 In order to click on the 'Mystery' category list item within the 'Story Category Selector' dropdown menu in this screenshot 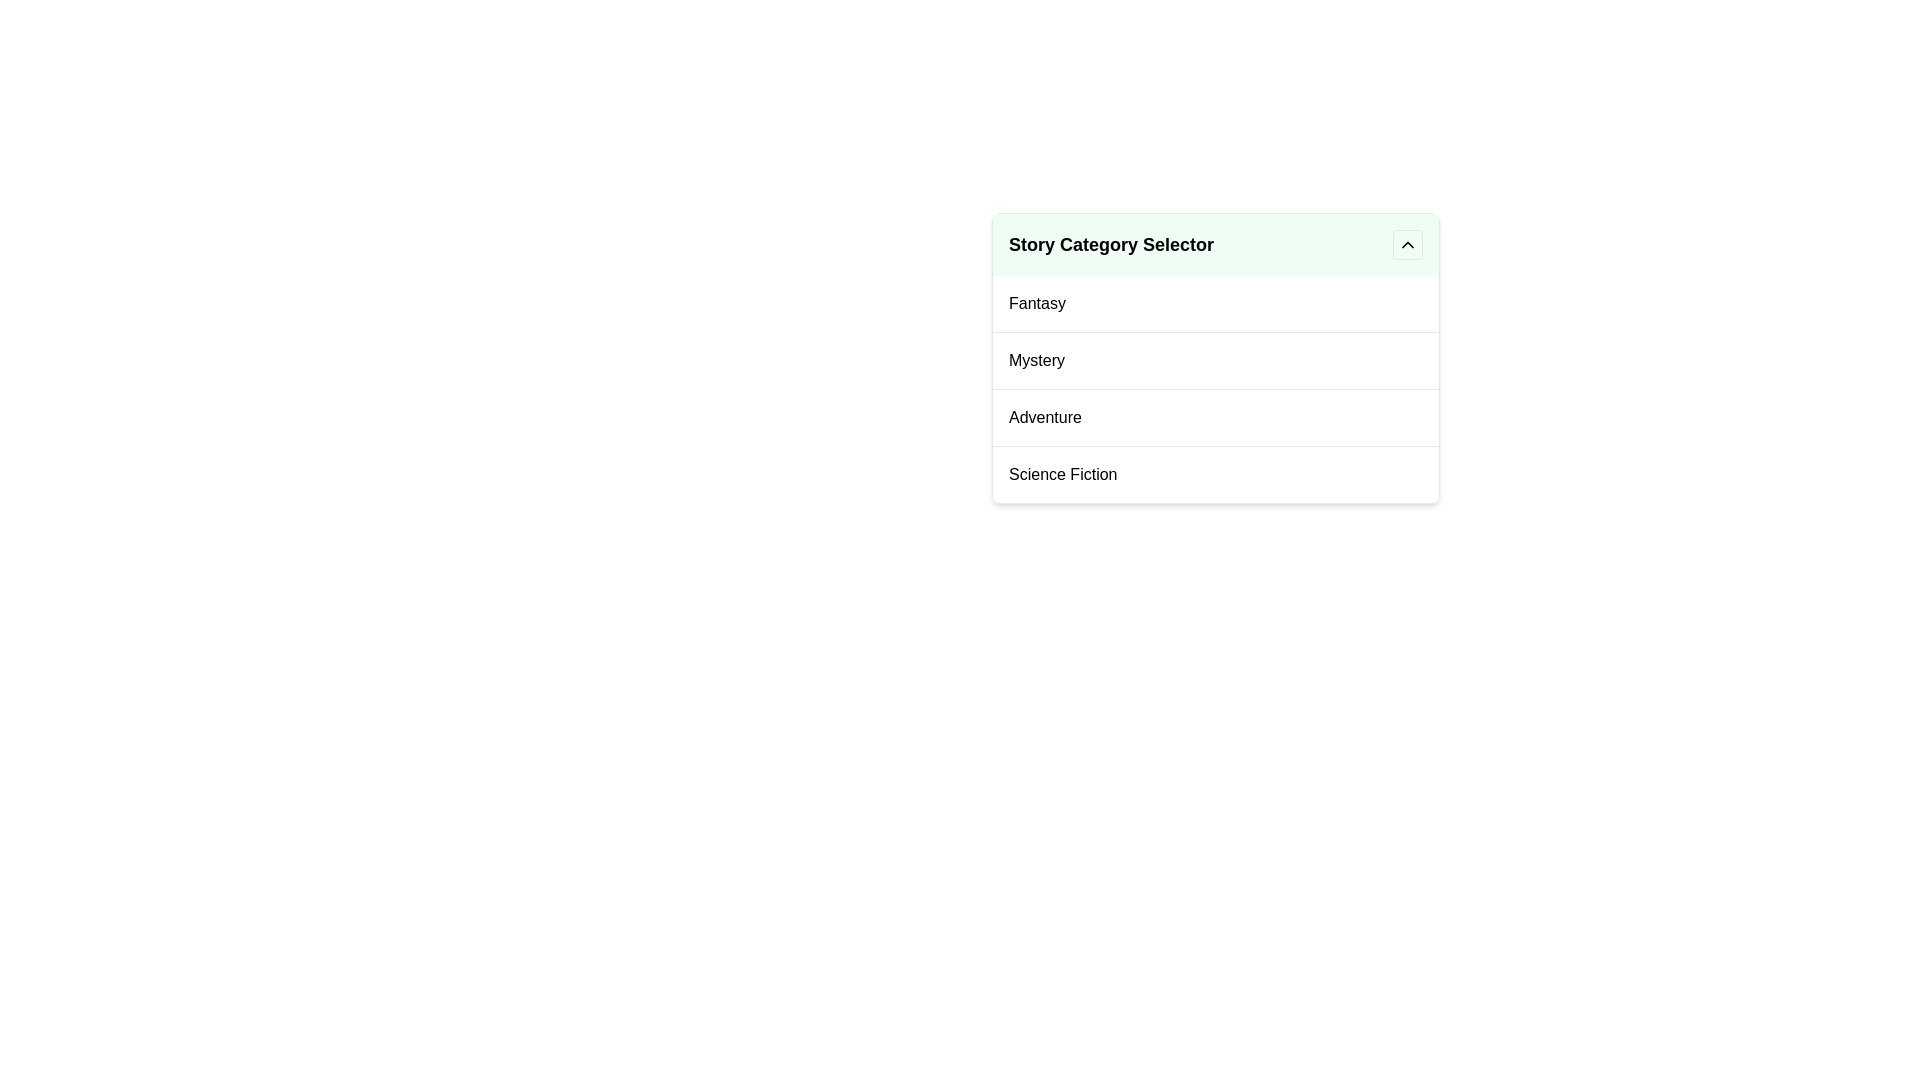, I will do `click(1214, 357)`.